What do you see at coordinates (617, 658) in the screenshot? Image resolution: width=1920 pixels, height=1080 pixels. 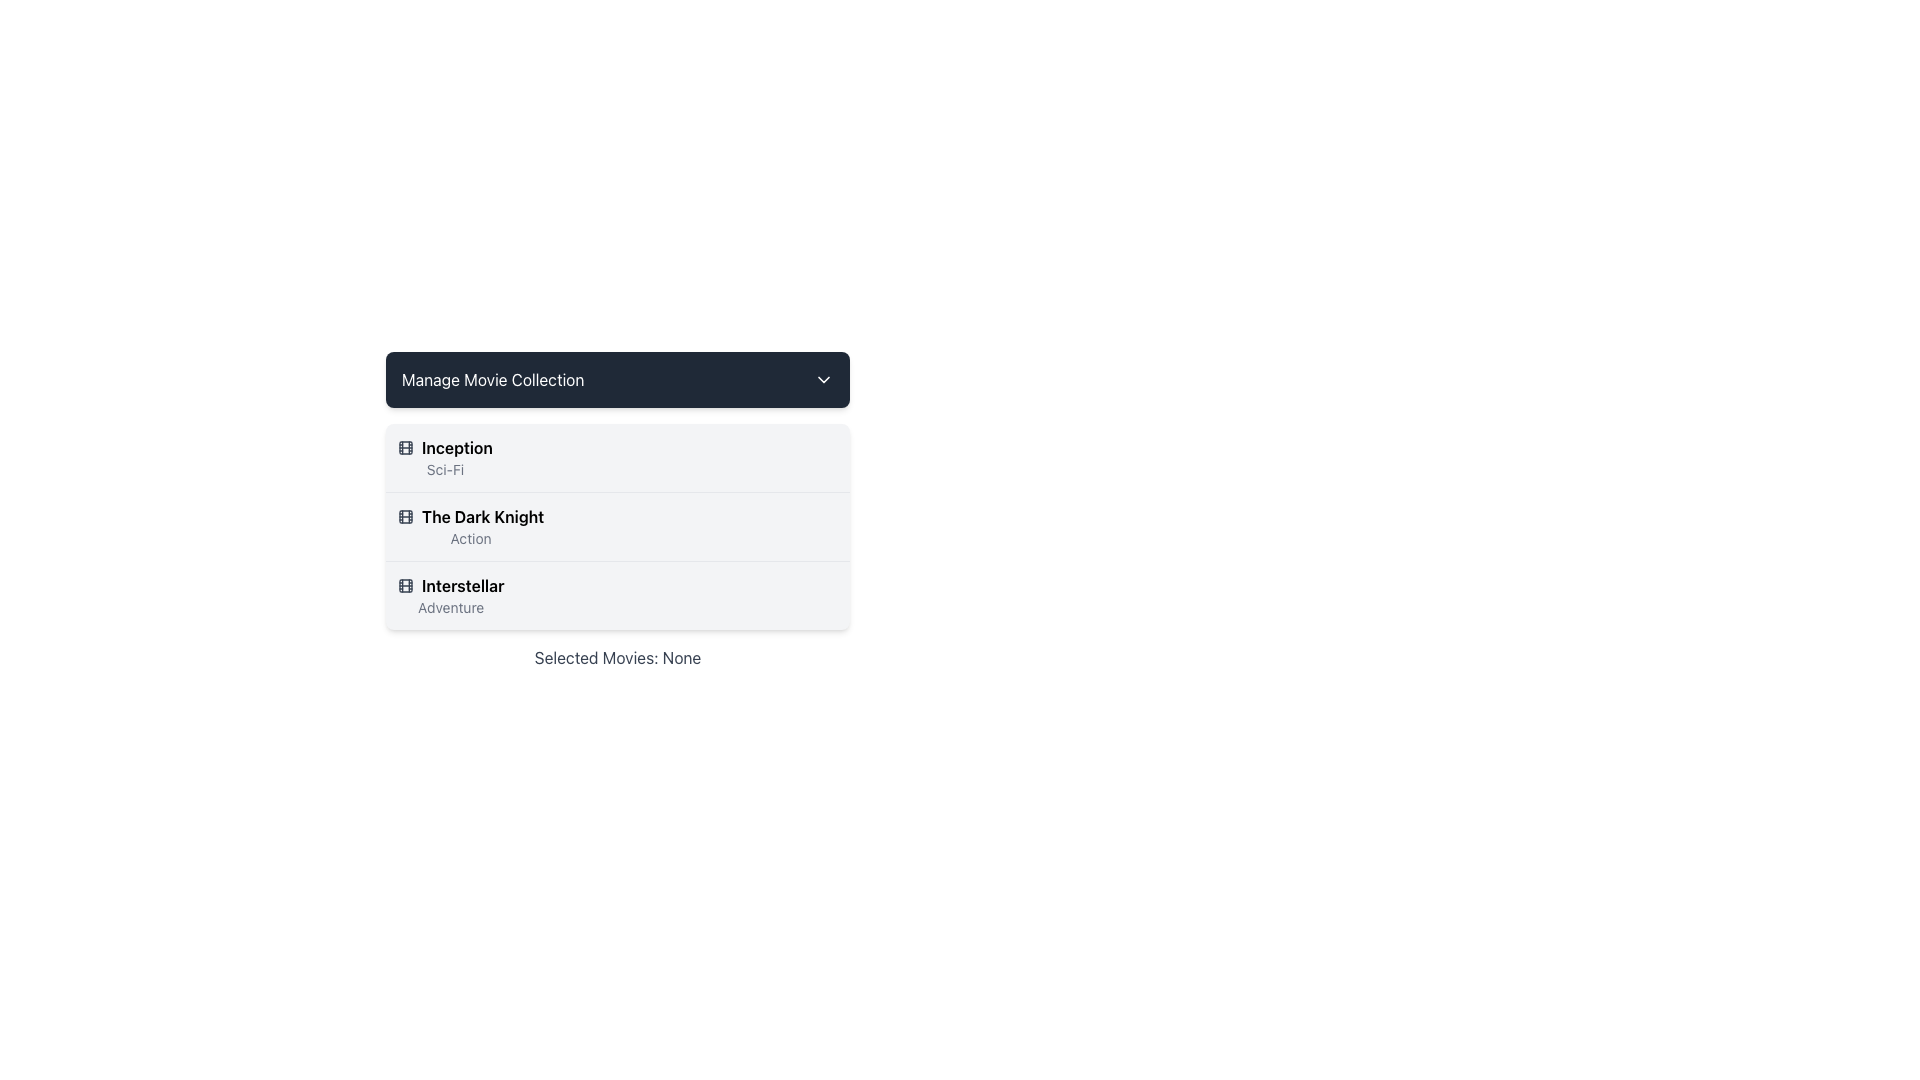 I see `the text label displaying 'Selected Movies: None' located beneath the movie list` at bounding box center [617, 658].